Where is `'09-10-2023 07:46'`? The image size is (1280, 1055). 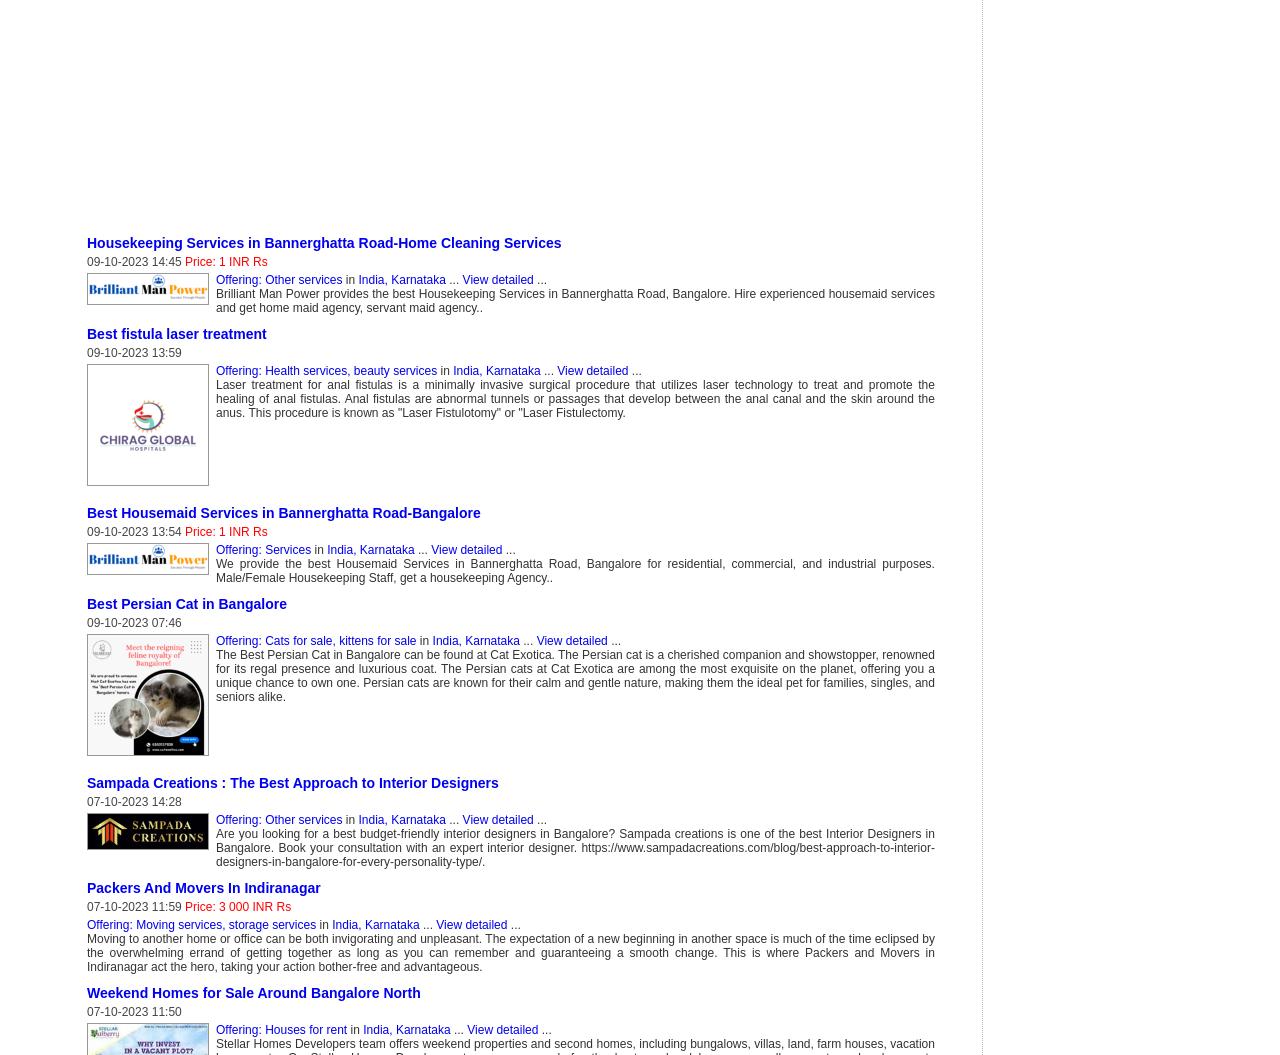
'09-10-2023 07:46' is located at coordinates (133, 622).